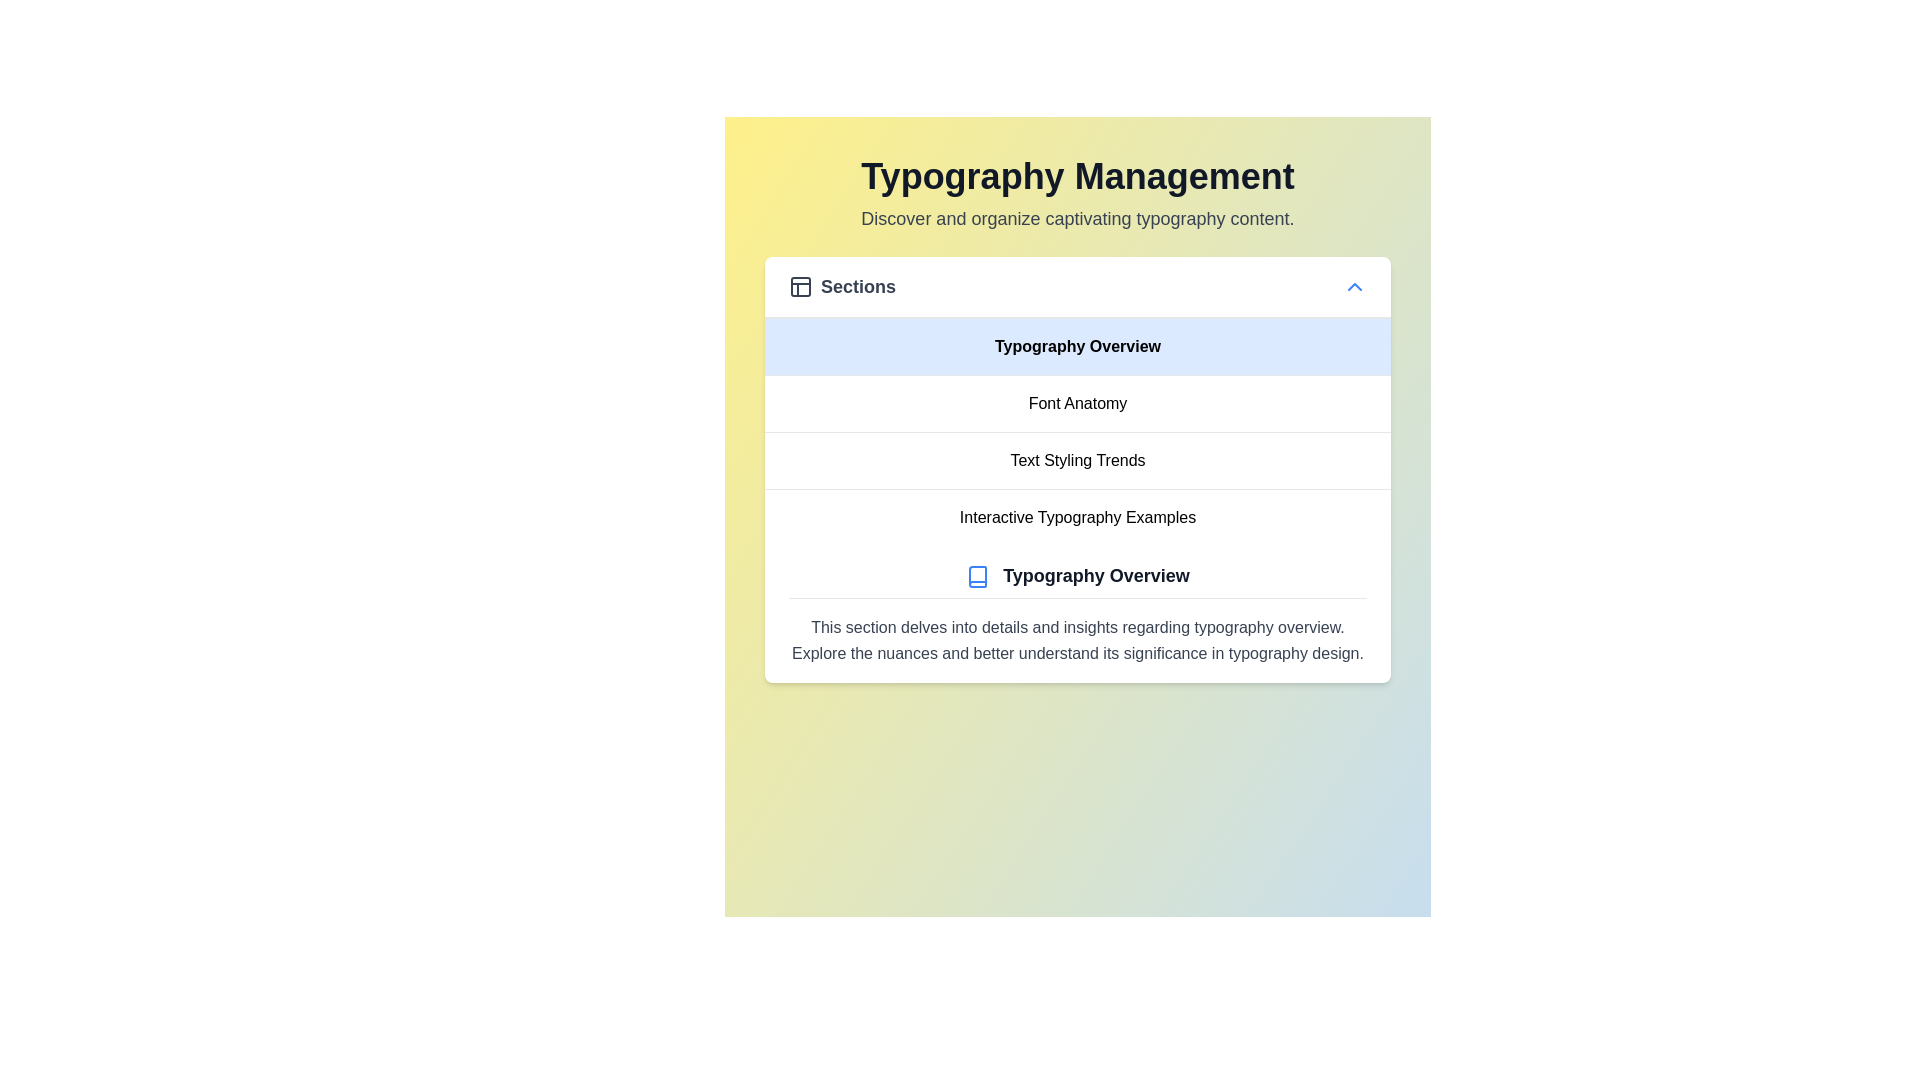 The image size is (1920, 1080). I want to click on the 'Typography Overview' button with a light blue background and bold text, so click(1077, 346).